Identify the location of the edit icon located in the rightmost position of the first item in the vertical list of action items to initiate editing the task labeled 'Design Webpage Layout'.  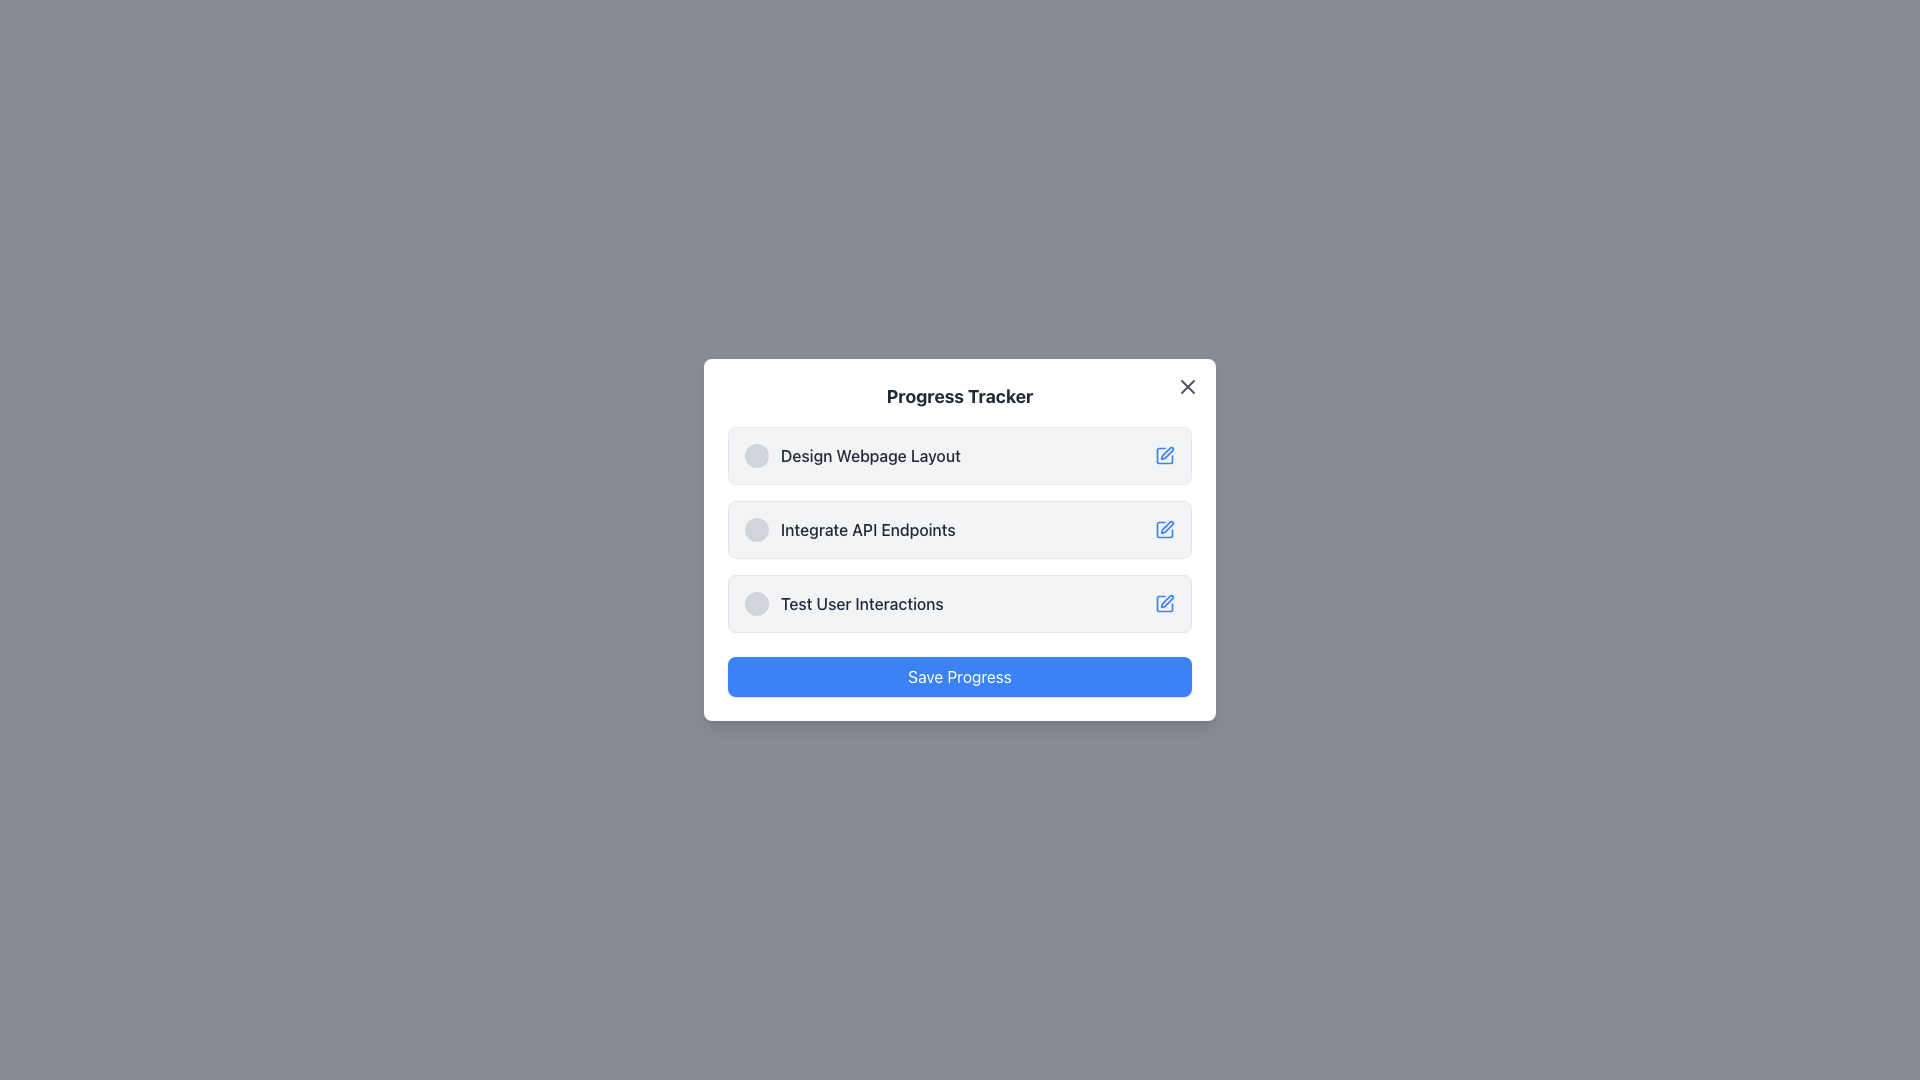
(1167, 453).